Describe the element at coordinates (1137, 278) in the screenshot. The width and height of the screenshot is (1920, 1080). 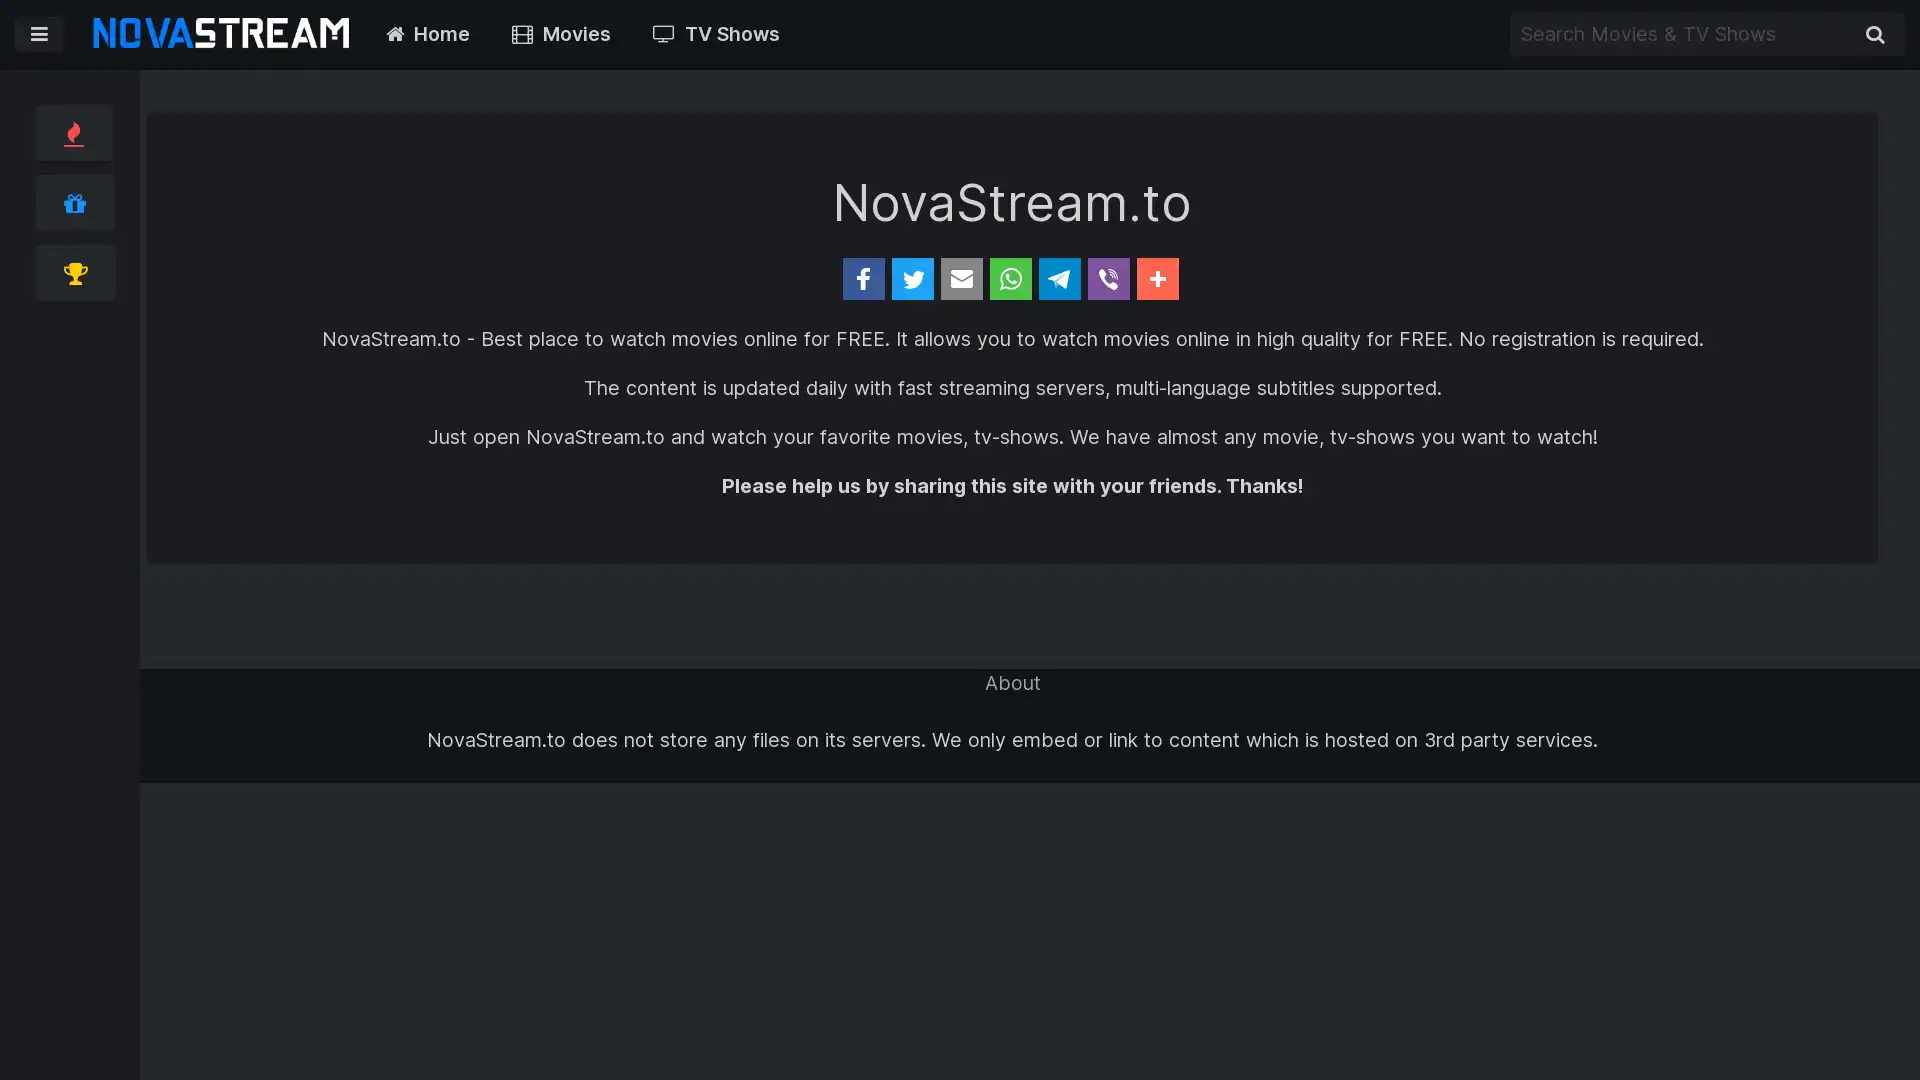
I see `Share to Telegram Telegram` at that location.